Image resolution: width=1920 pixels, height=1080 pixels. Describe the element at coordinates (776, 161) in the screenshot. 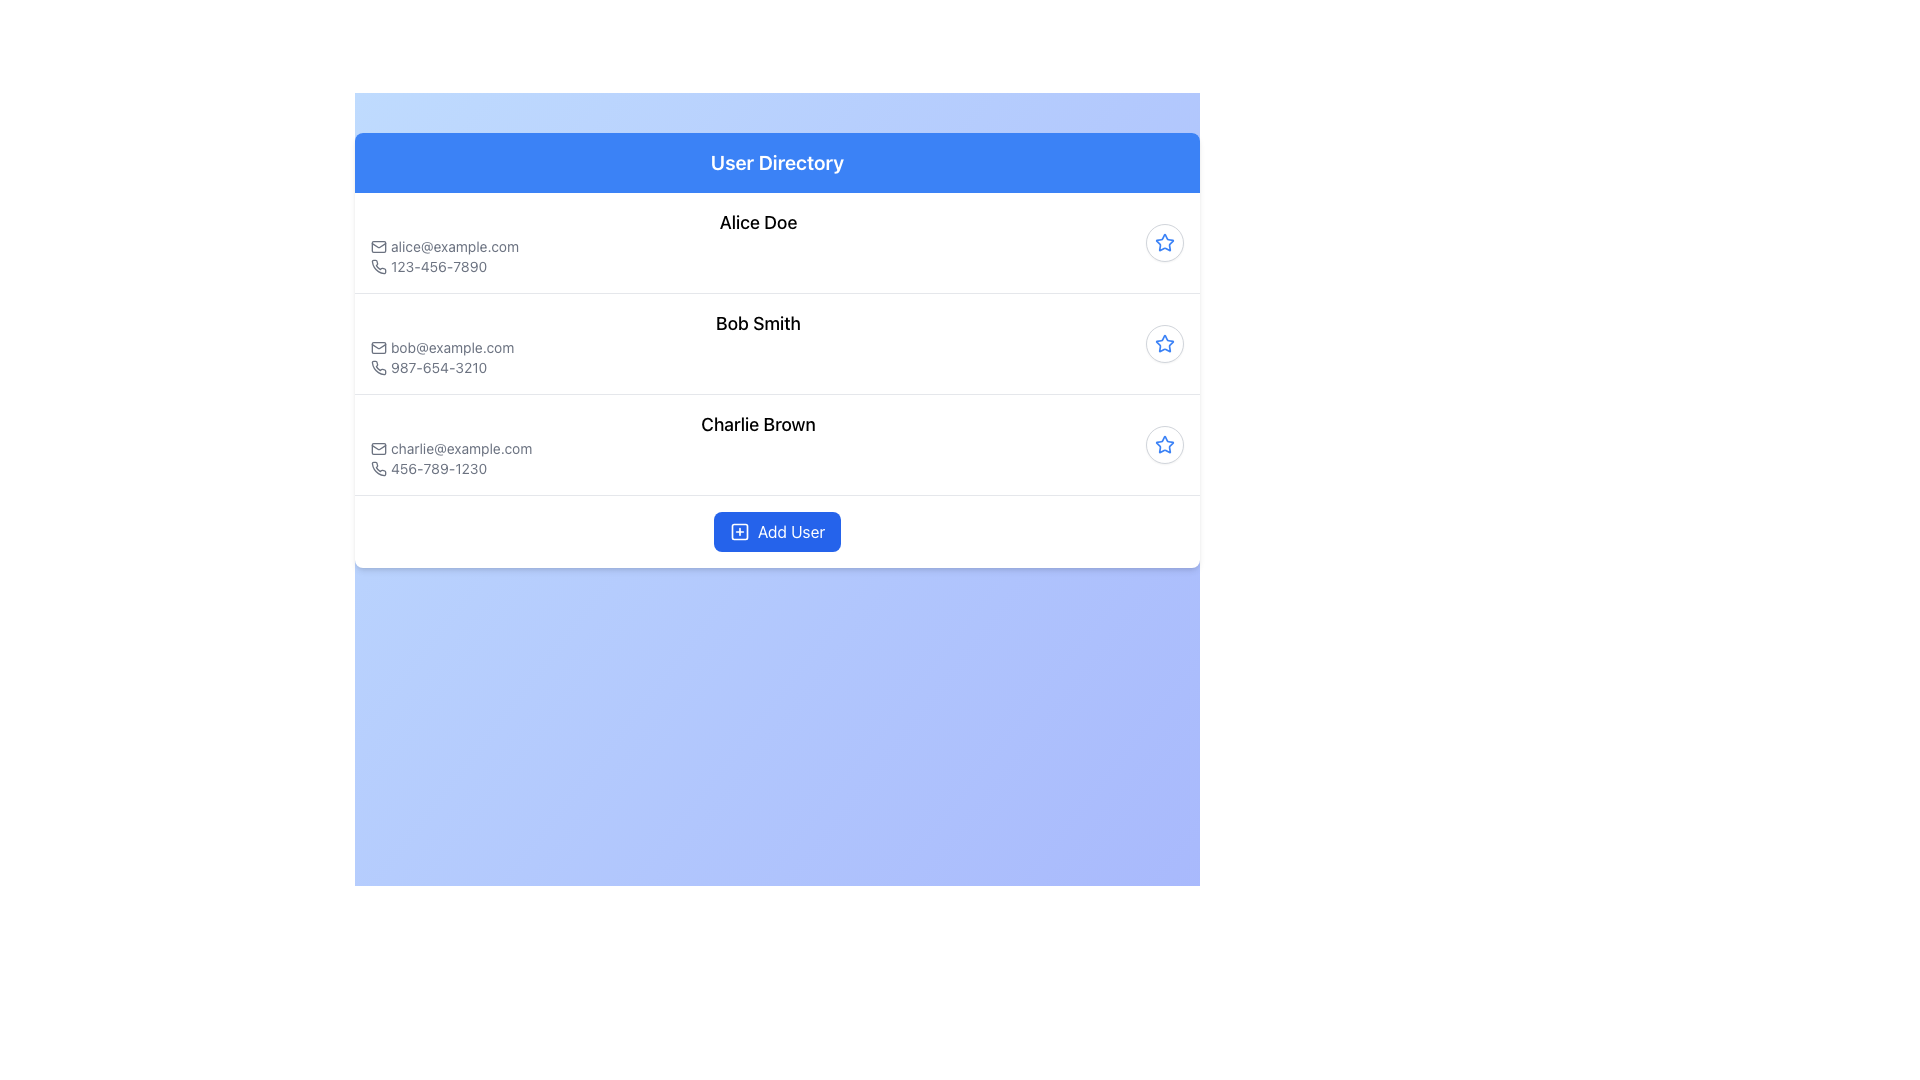

I see `the Header section with a vivid blue background that contains the centered white text reading 'User Directory'` at that location.